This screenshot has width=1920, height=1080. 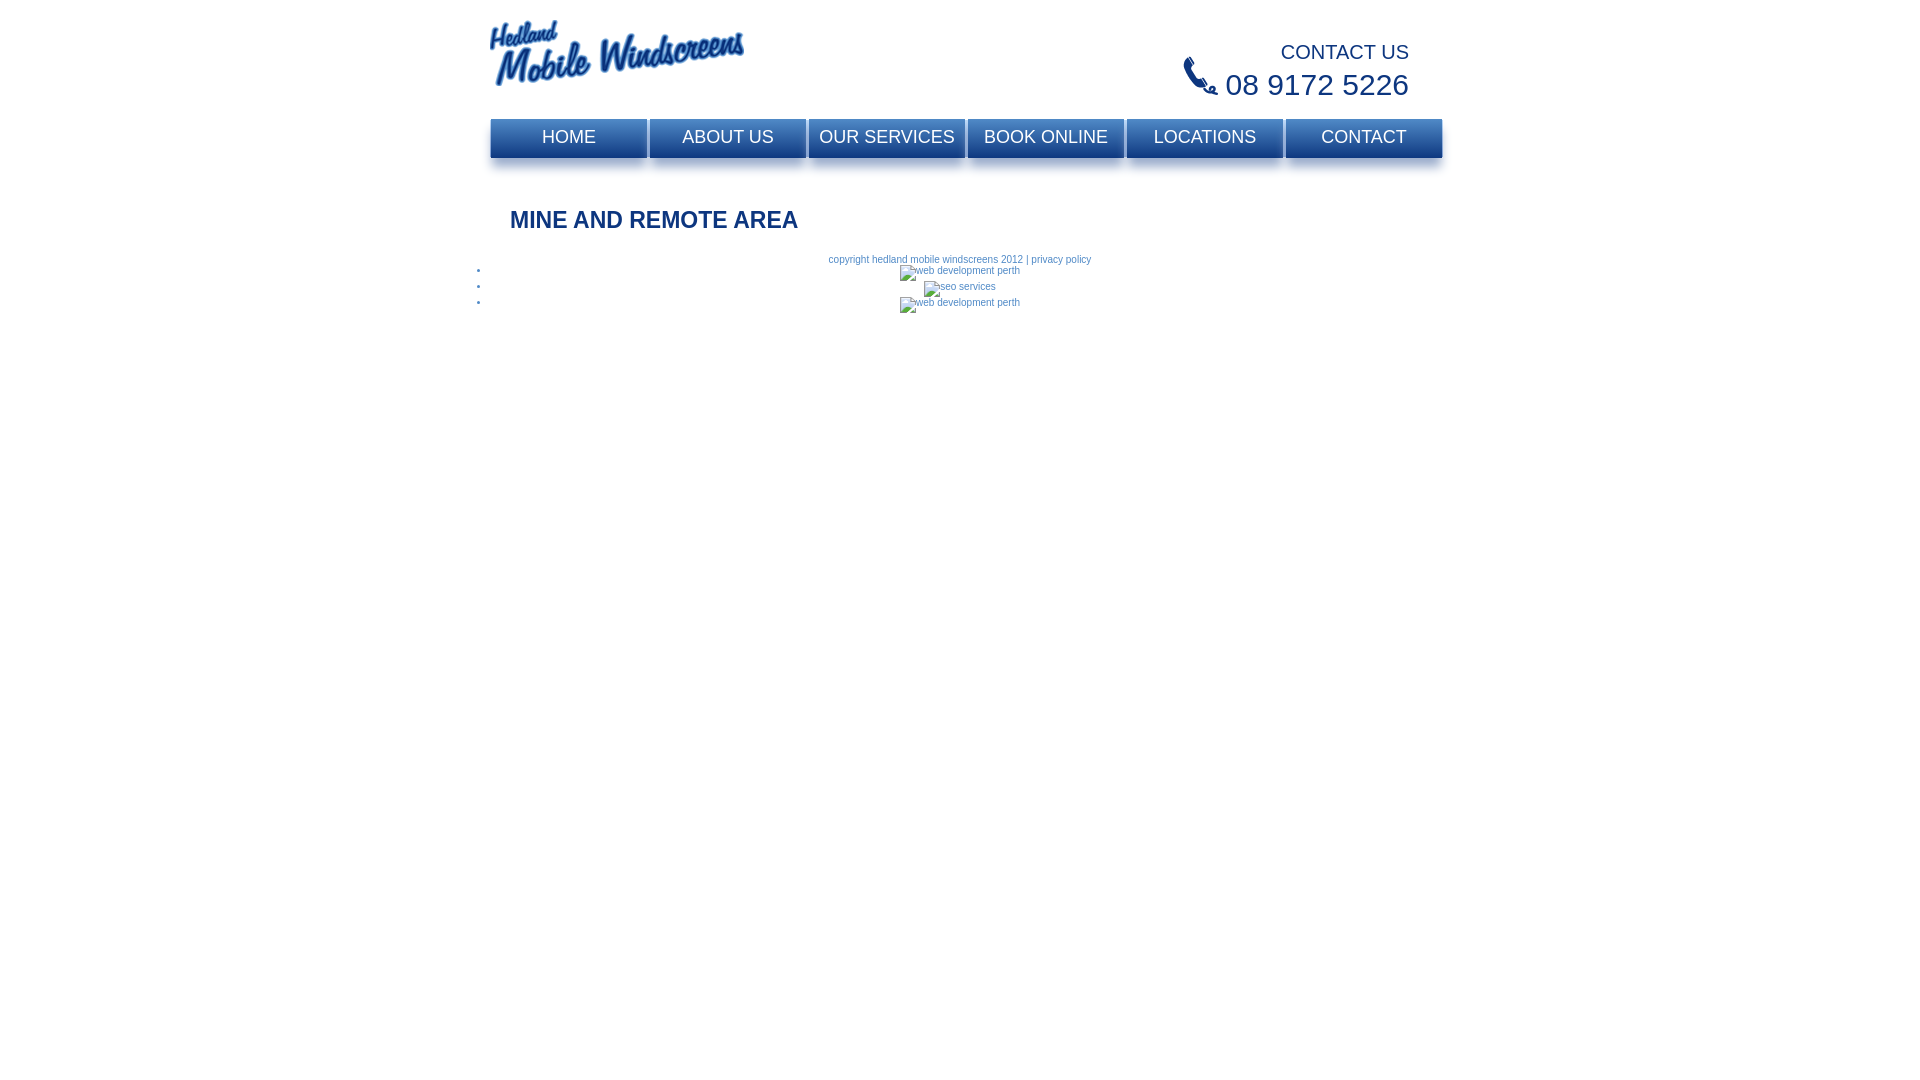 What do you see at coordinates (1362, 137) in the screenshot?
I see `'CONTACT'` at bounding box center [1362, 137].